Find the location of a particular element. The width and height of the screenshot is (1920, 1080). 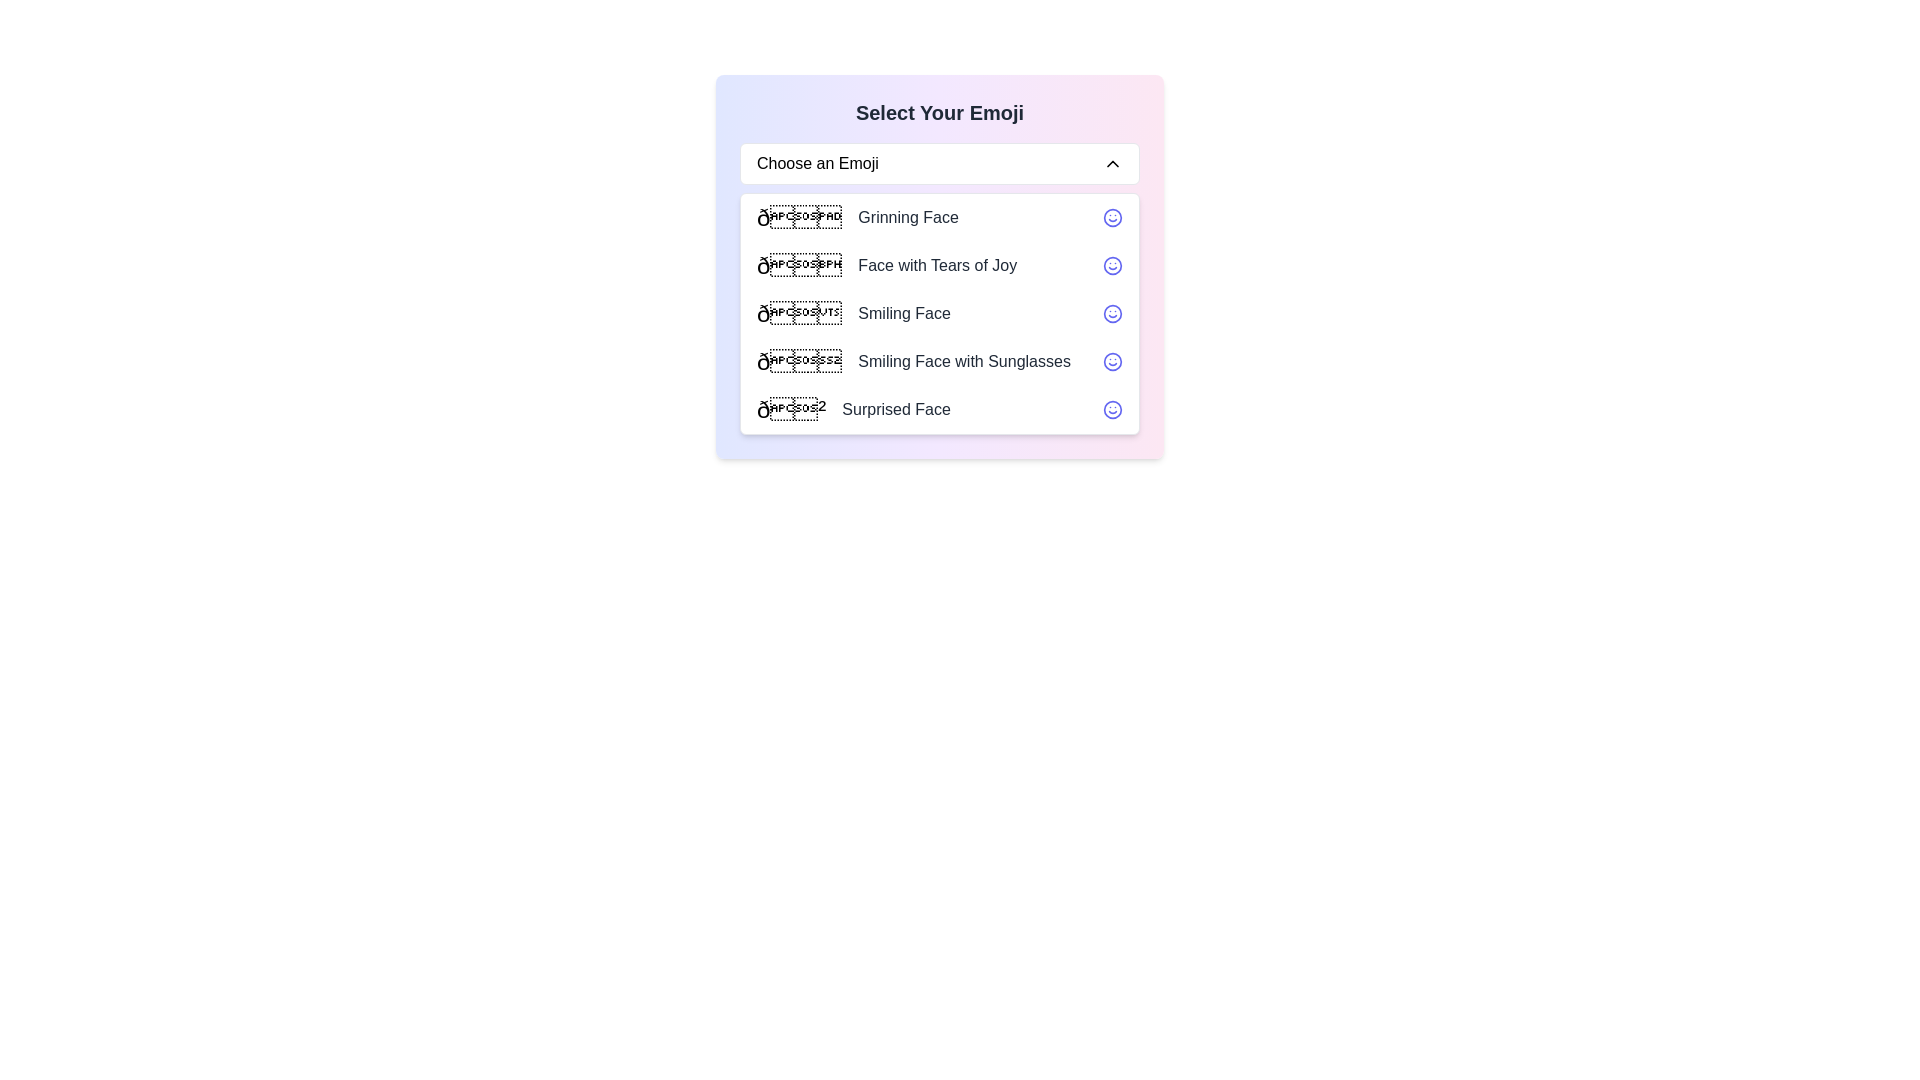

the List Item containing the 'Face with Tears of Joy' emoji and text is located at coordinates (886, 265).